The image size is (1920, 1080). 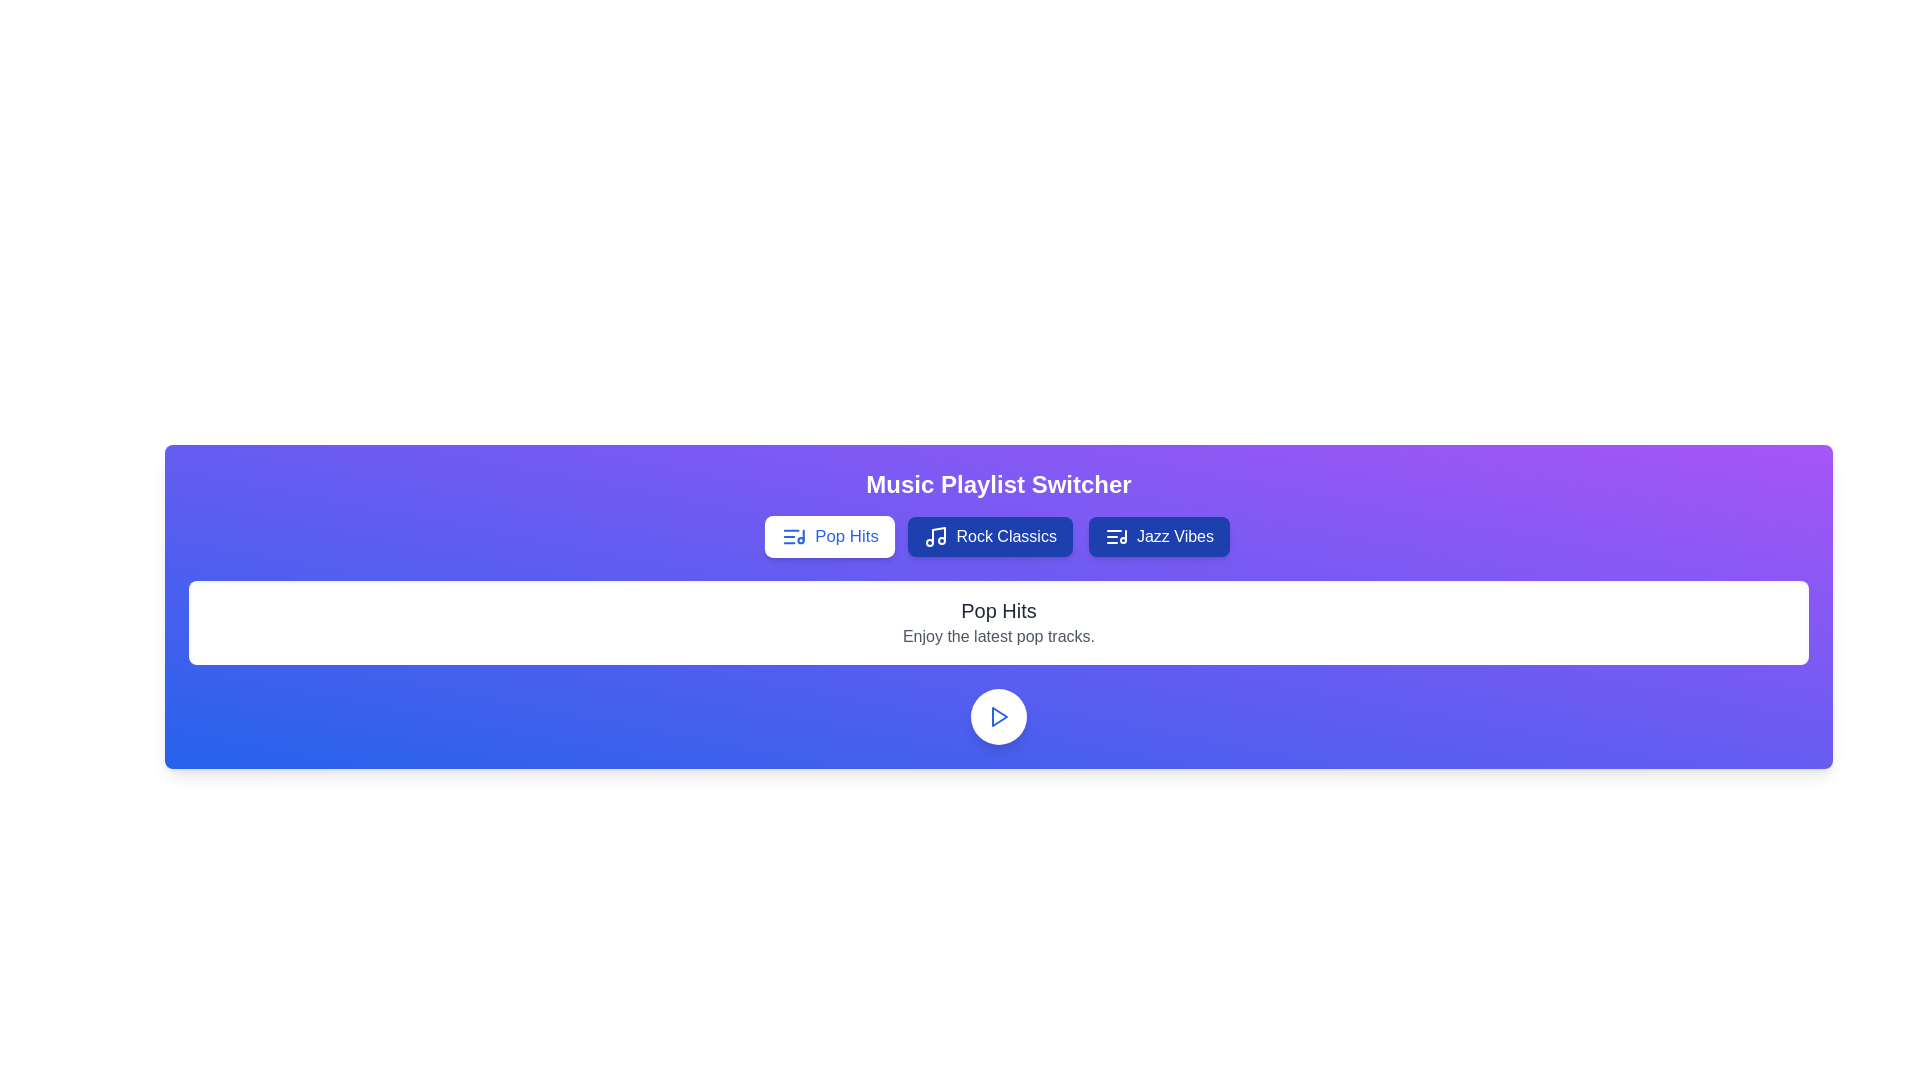 What do you see at coordinates (1115, 535) in the screenshot?
I see `the music note icon located inside the 'Jazz Vibes' button, positioned toward the left side of the label` at bounding box center [1115, 535].